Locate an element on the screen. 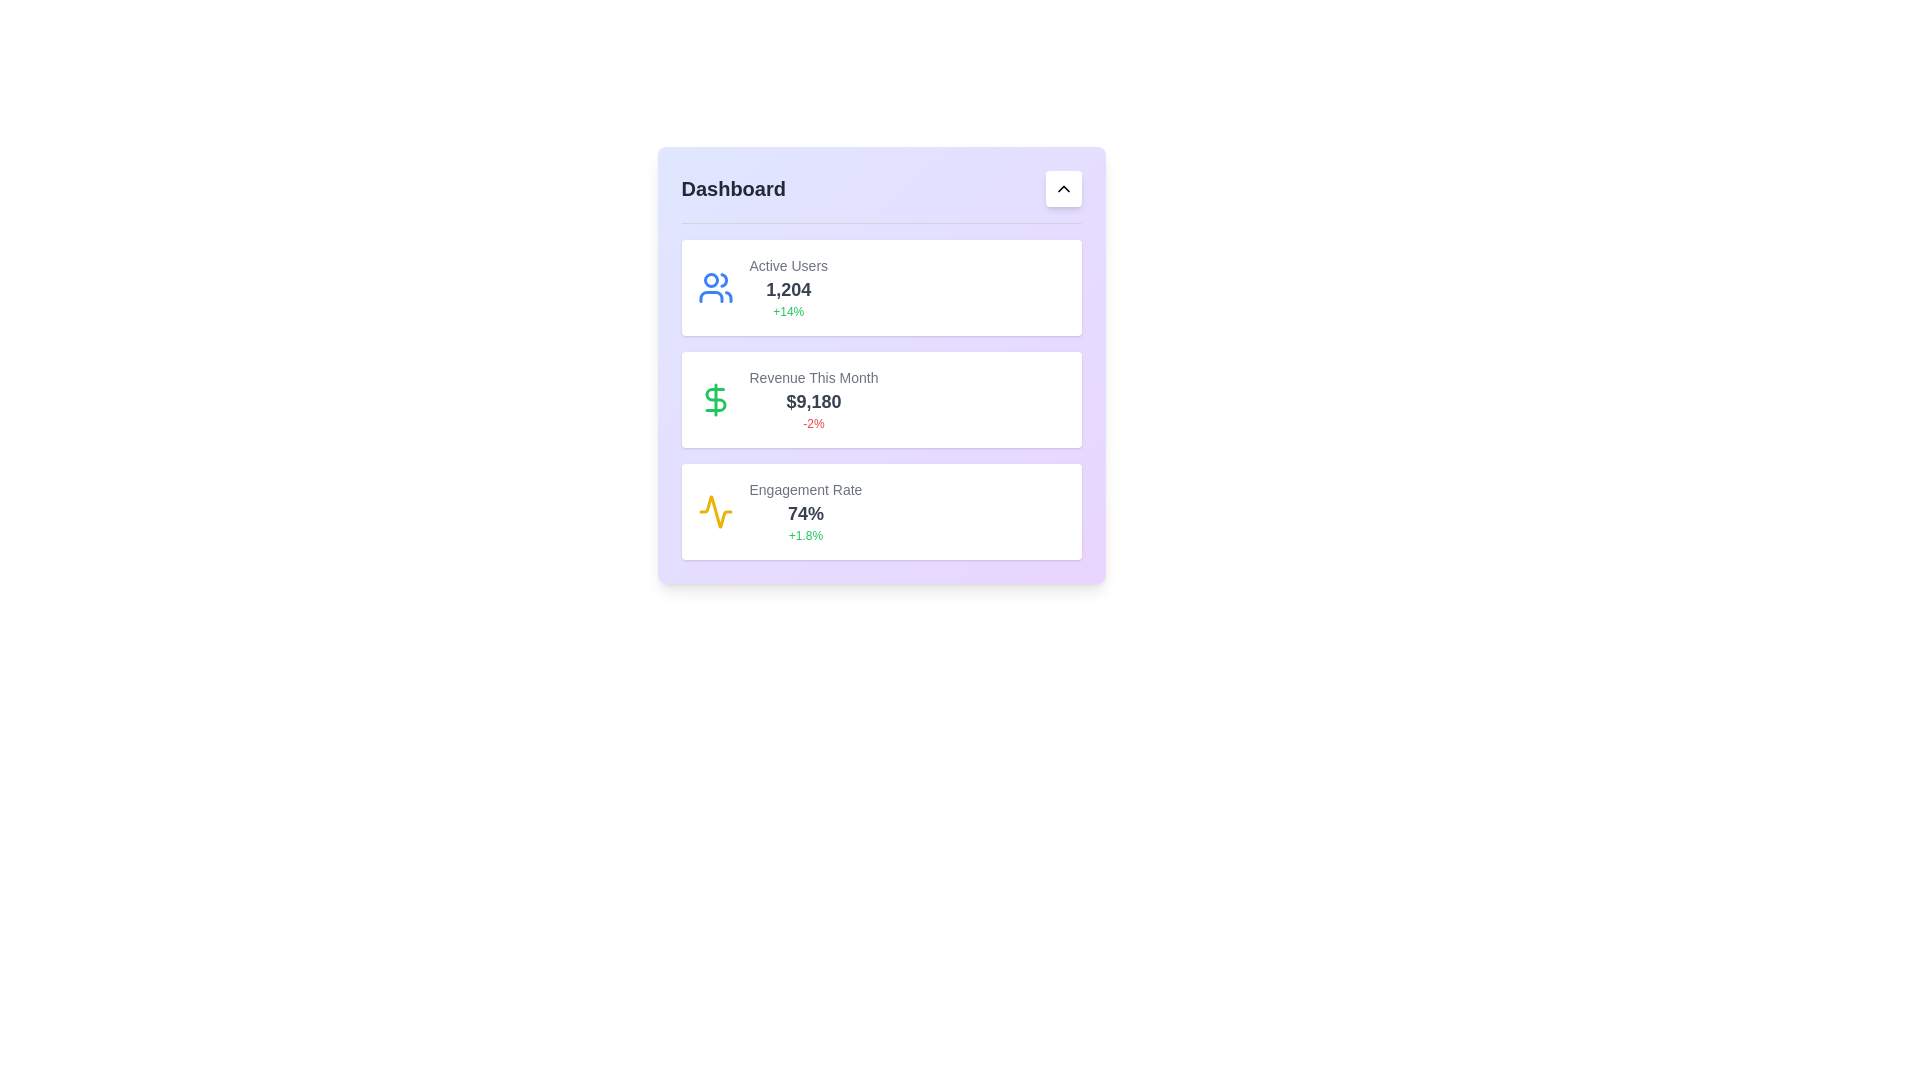 The width and height of the screenshot is (1920, 1080). the financial icon representing the 'Revenue This Month' section of the dashboard is located at coordinates (715, 400).